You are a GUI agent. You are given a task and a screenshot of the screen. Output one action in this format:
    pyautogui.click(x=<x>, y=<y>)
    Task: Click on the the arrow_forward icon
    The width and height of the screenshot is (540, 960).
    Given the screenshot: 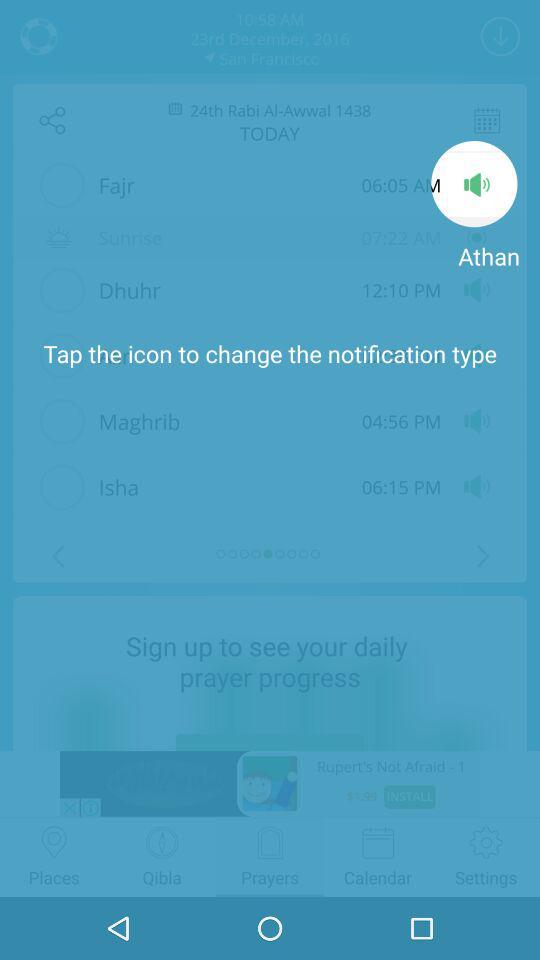 What is the action you would take?
    pyautogui.click(x=479, y=556)
    